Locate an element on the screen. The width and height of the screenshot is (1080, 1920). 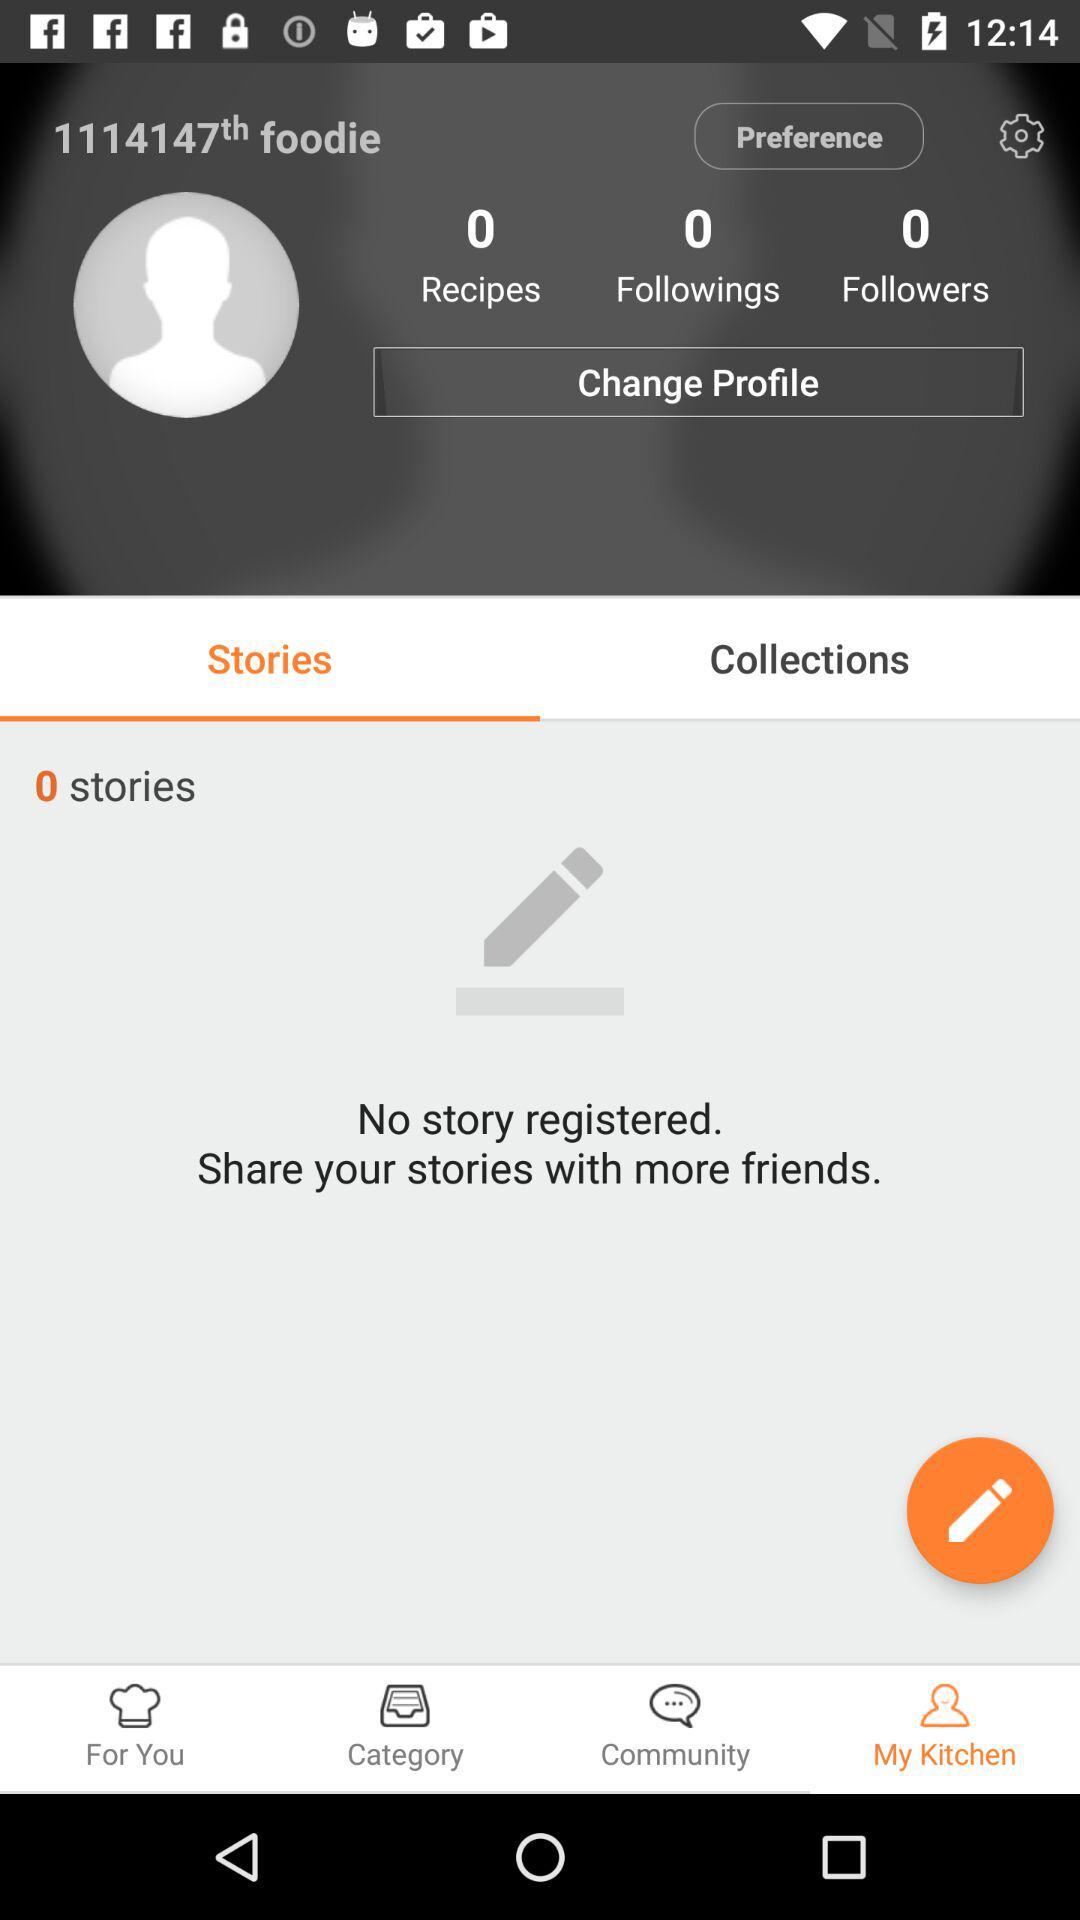
the icon above the stories is located at coordinates (186, 303).